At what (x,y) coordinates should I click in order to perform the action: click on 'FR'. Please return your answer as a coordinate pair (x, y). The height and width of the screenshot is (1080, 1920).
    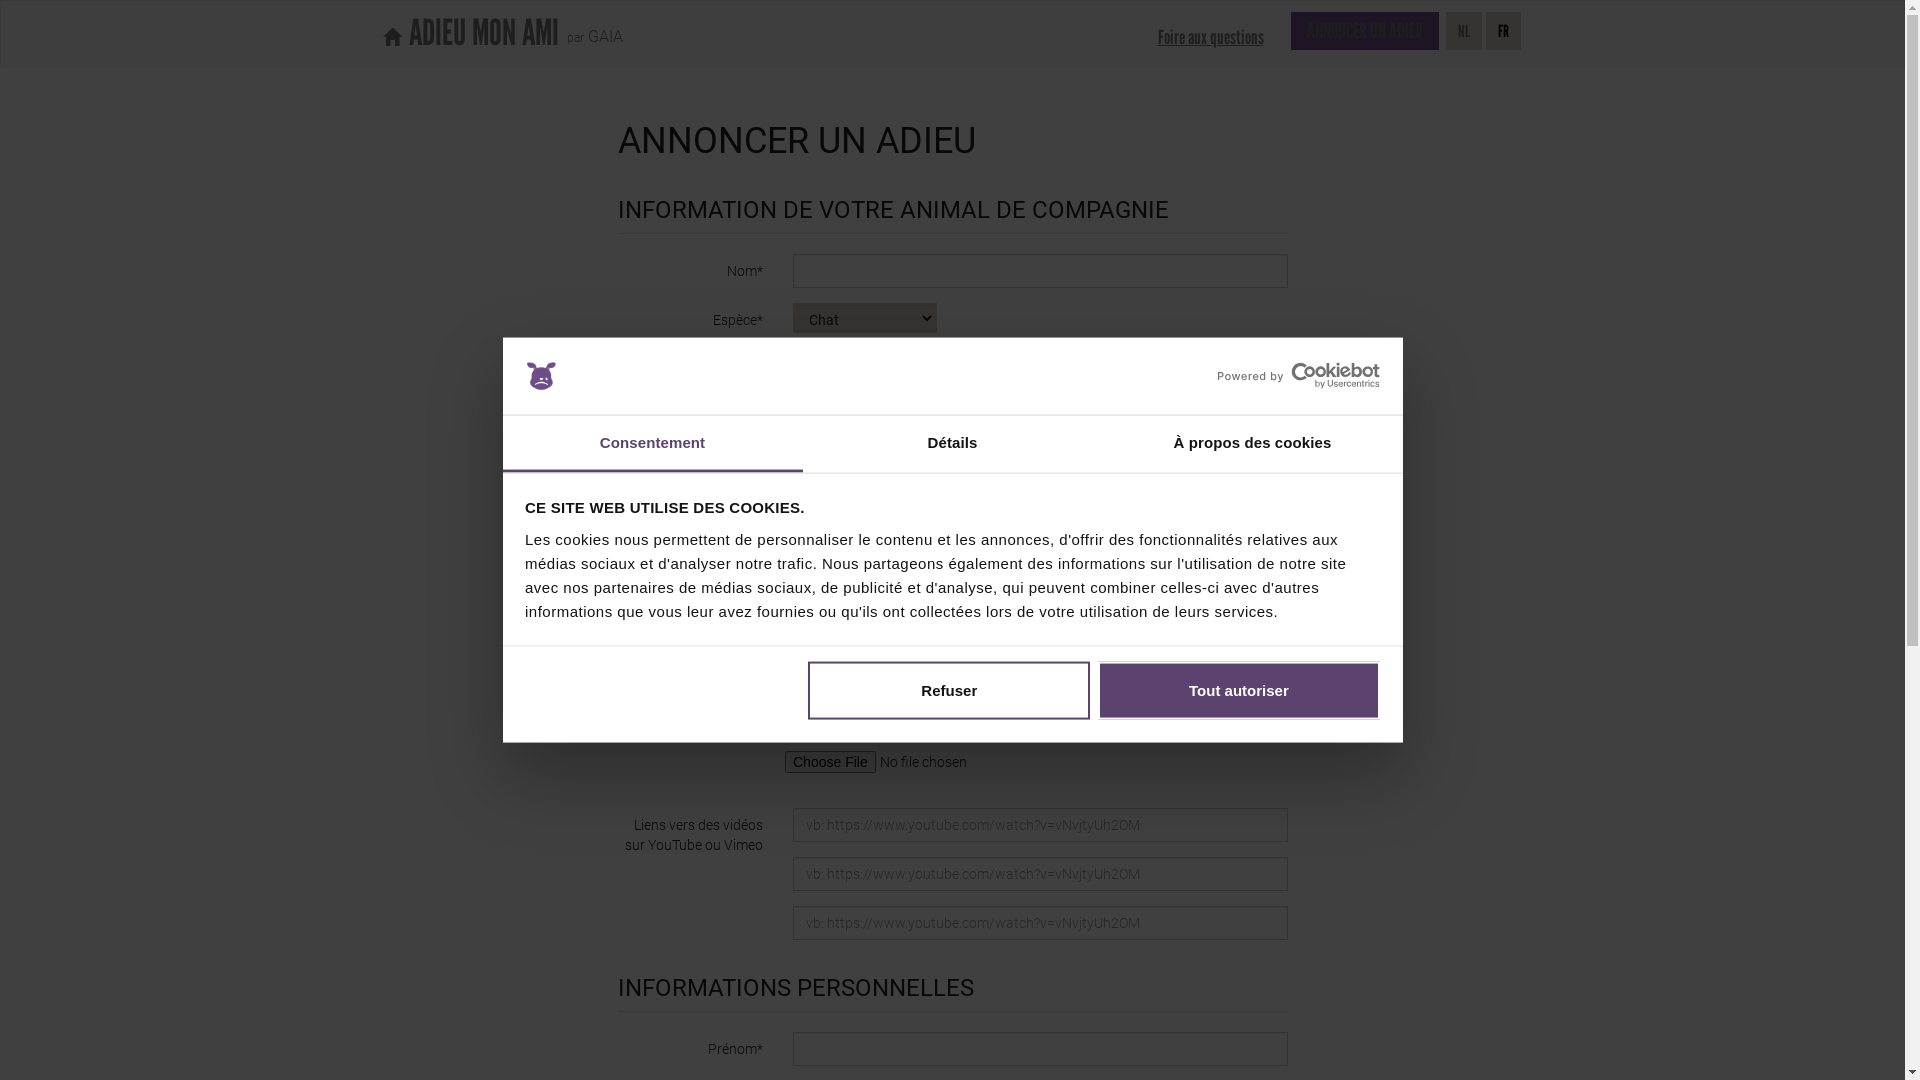
    Looking at the image, I should click on (1503, 30).